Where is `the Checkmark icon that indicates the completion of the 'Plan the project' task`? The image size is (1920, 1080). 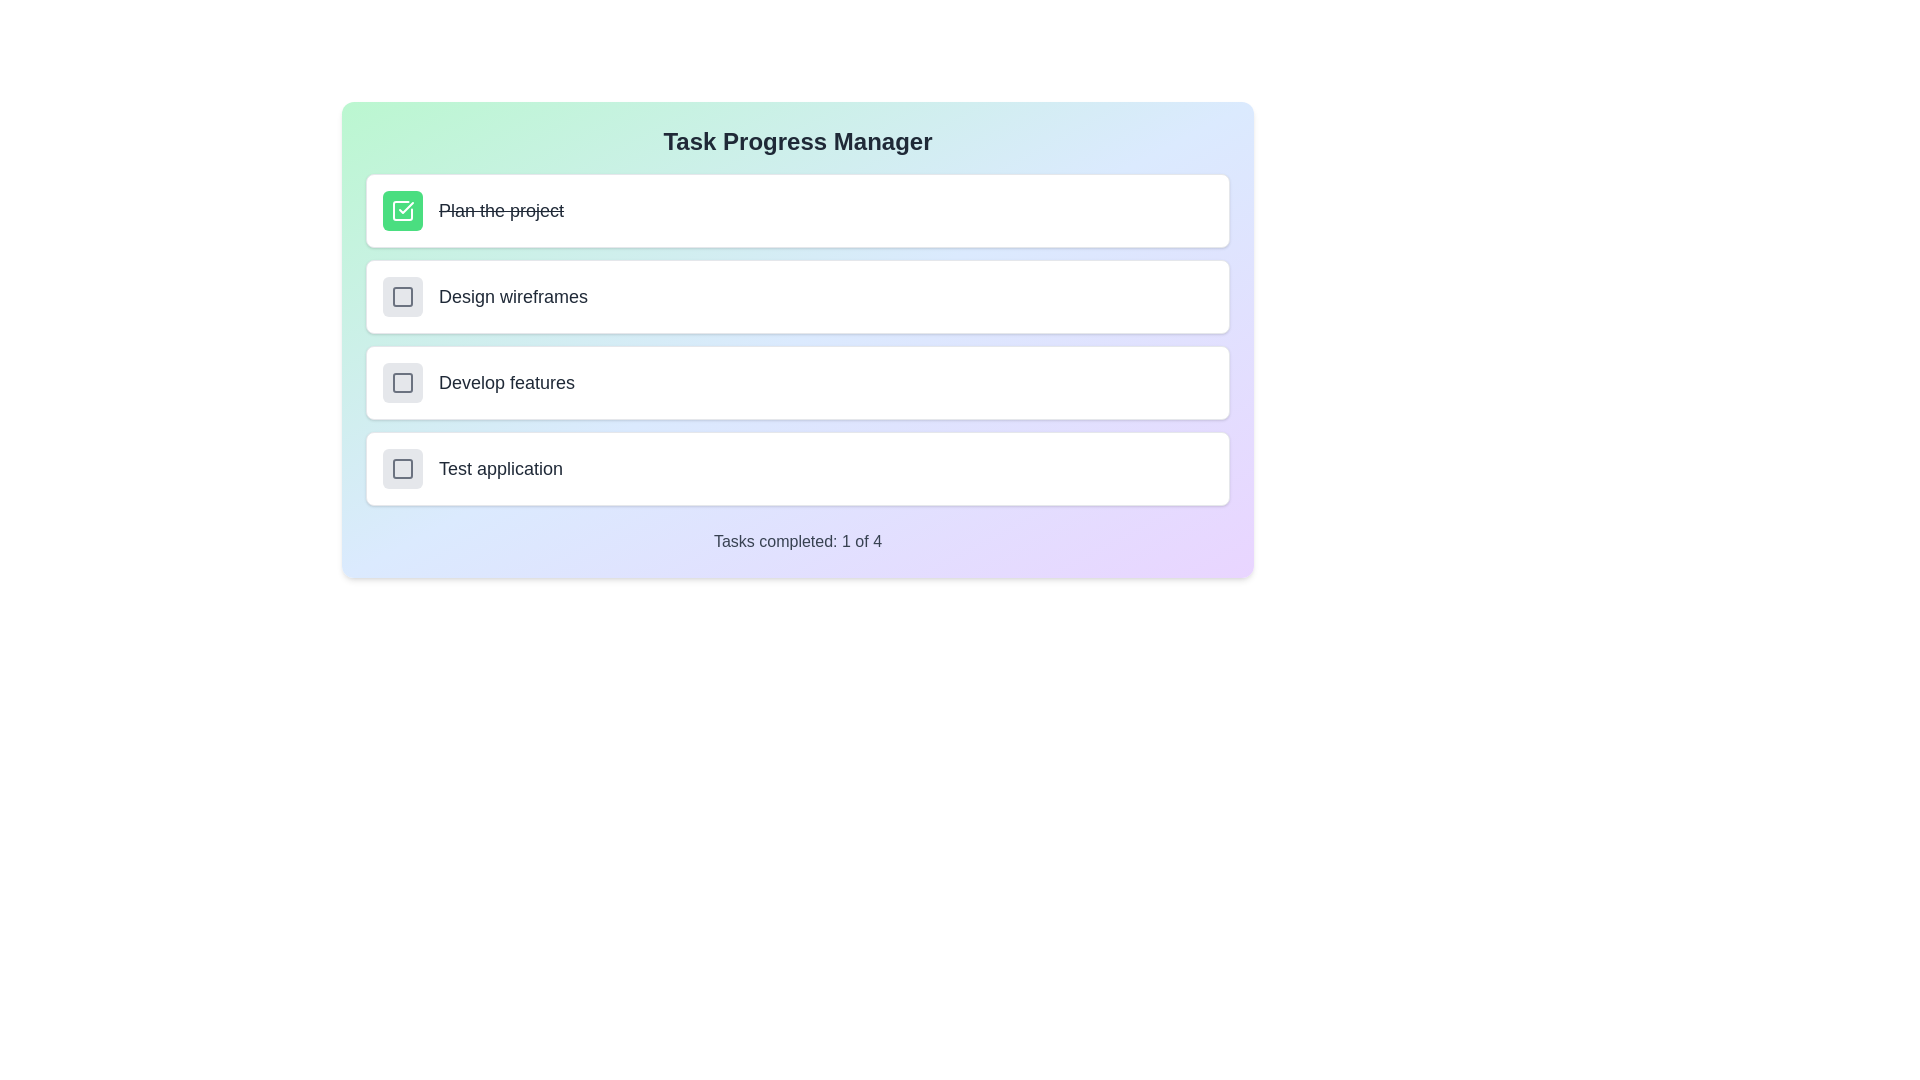
the Checkmark icon that indicates the completion of the 'Plan the project' task is located at coordinates (405, 208).